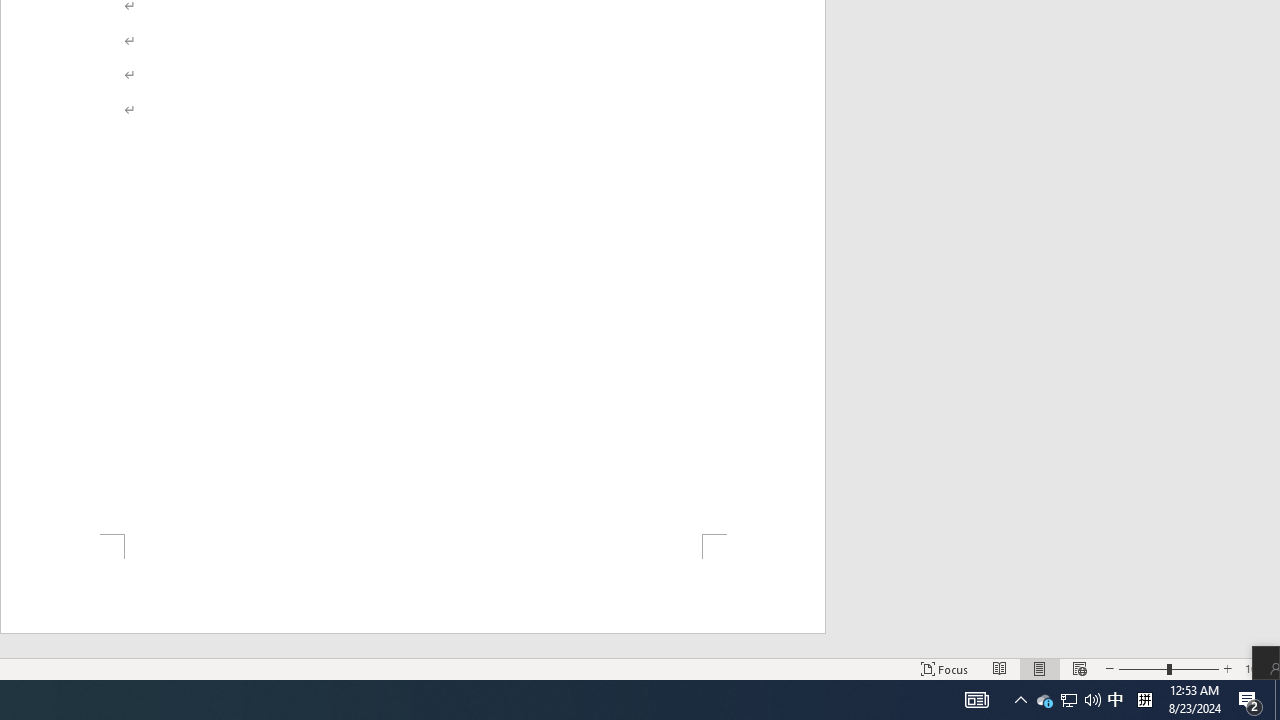 This screenshot has height=720, width=1280. What do you see at coordinates (1226, 669) in the screenshot?
I see `'Zoom In'` at bounding box center [1226, 669].